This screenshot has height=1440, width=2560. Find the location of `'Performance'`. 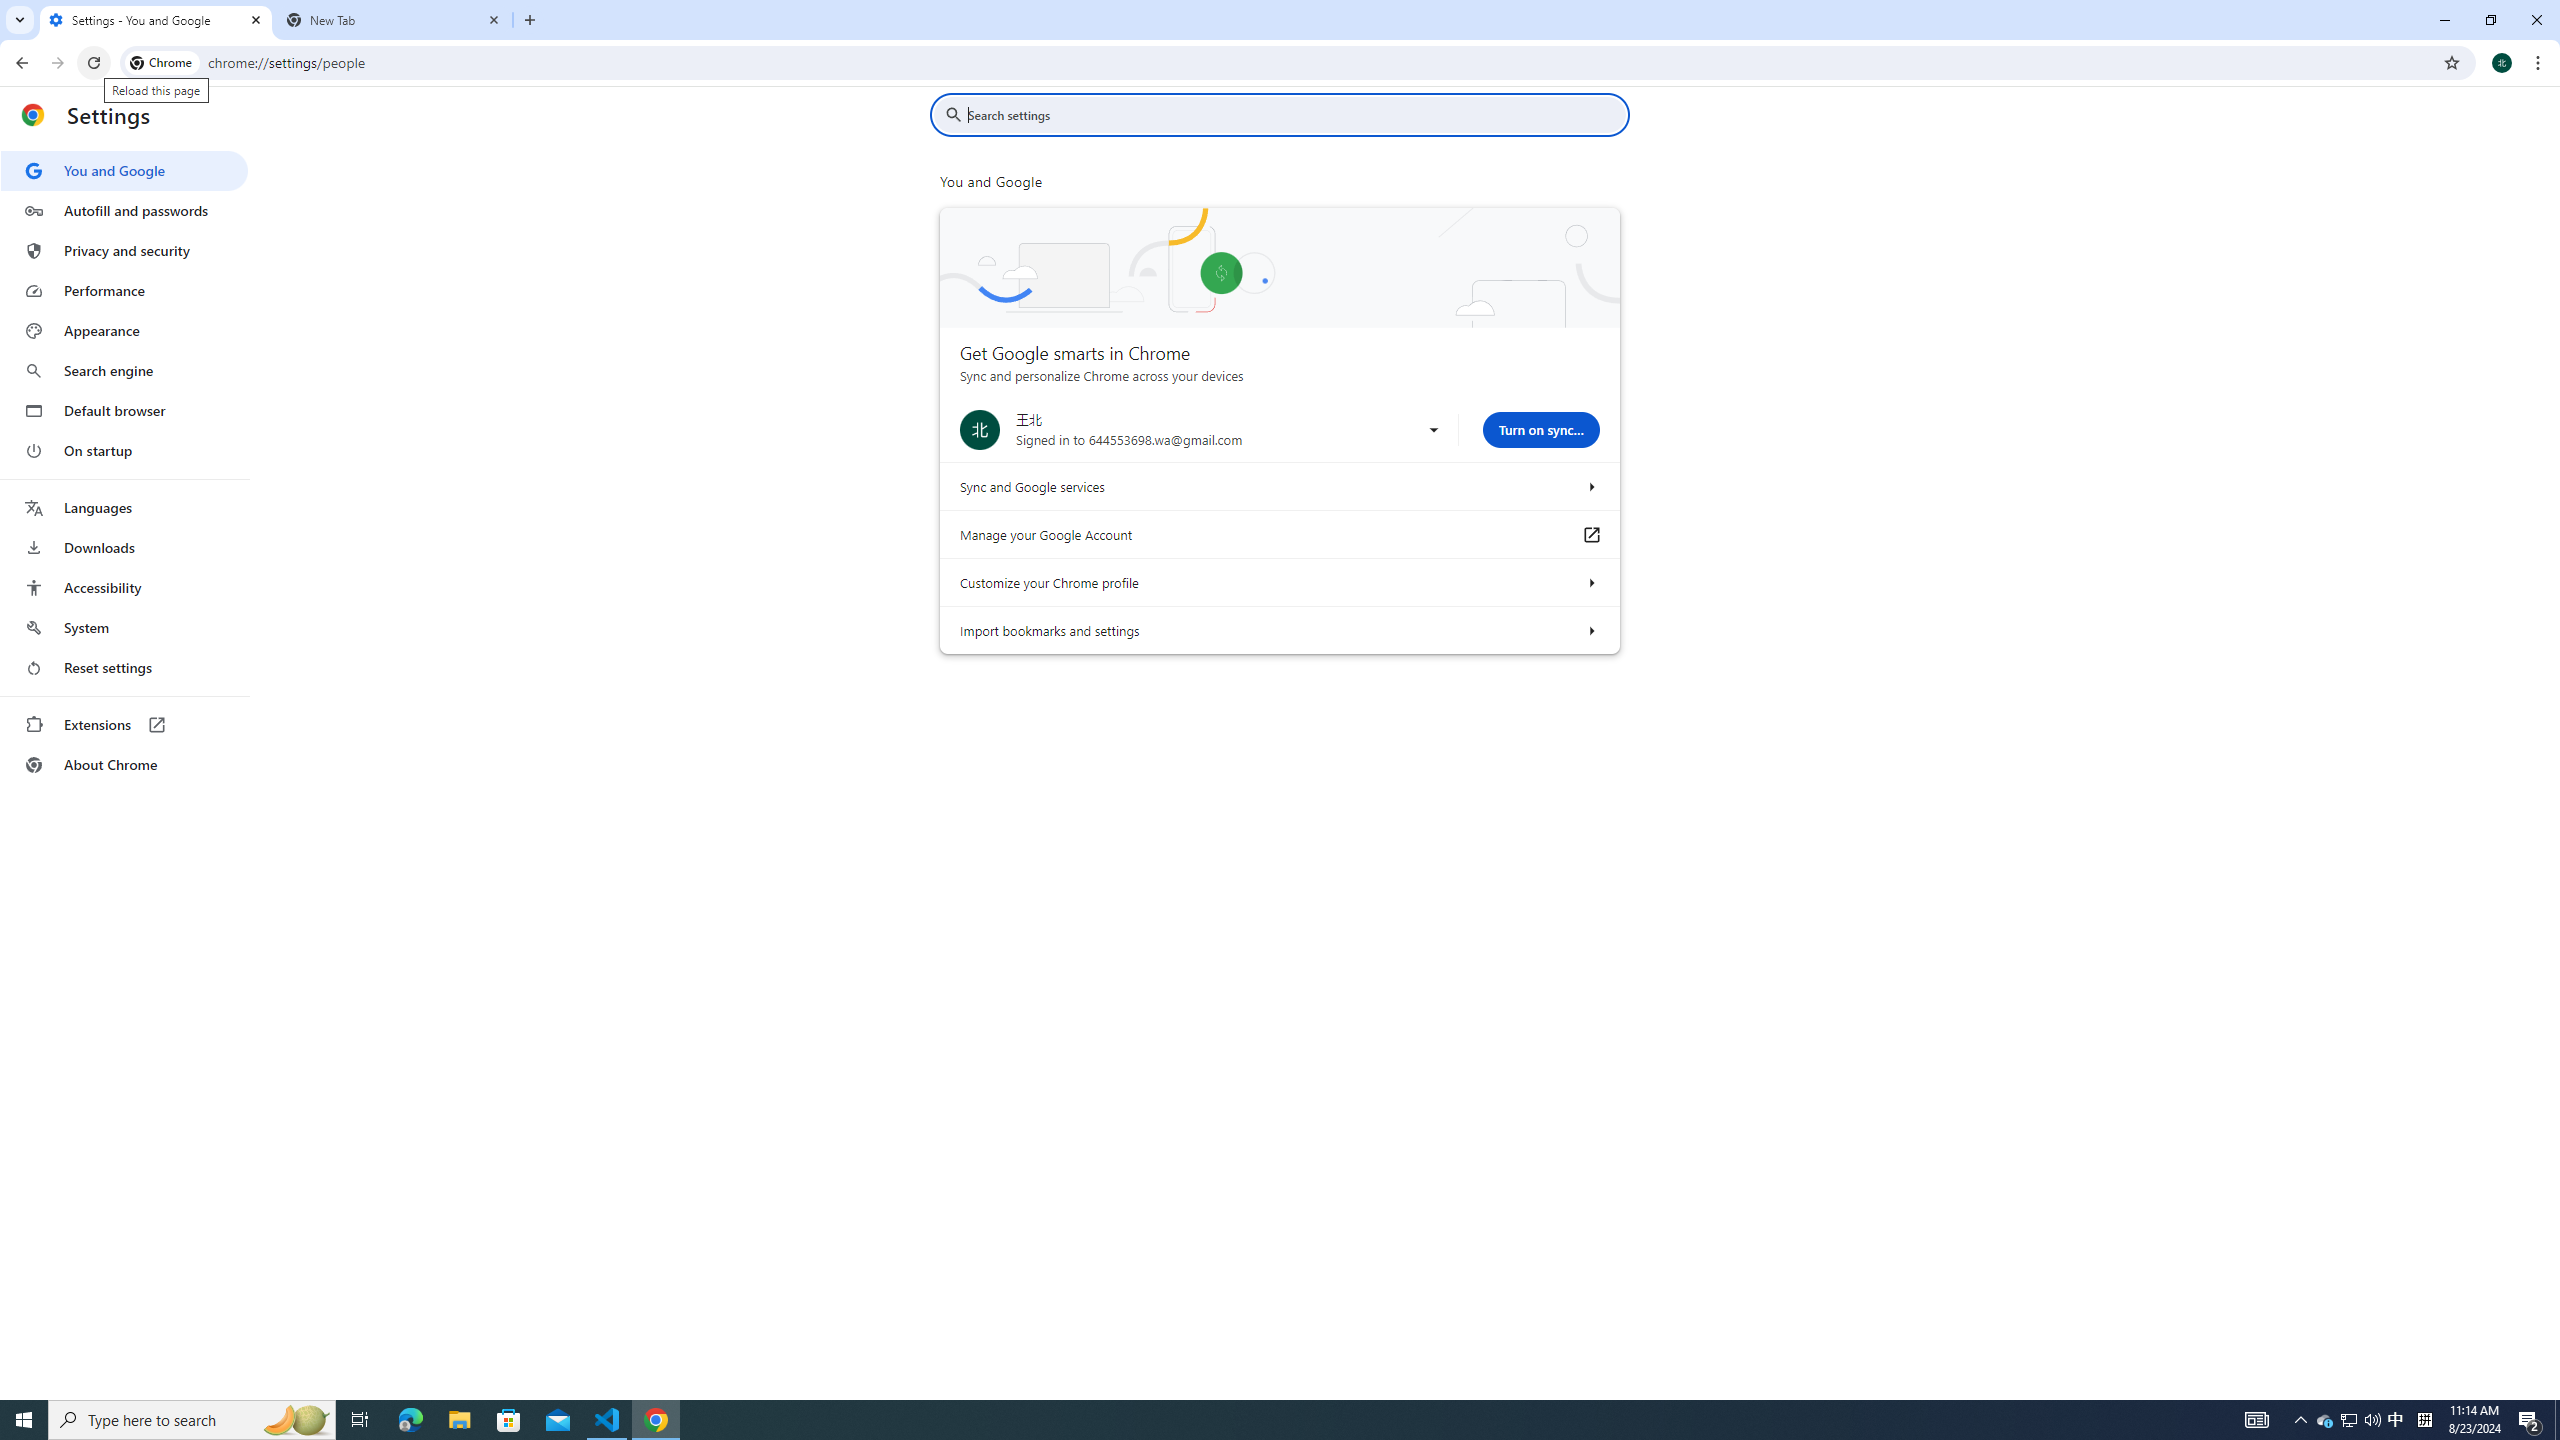

'Performance' is located at coordinates (123, 290).